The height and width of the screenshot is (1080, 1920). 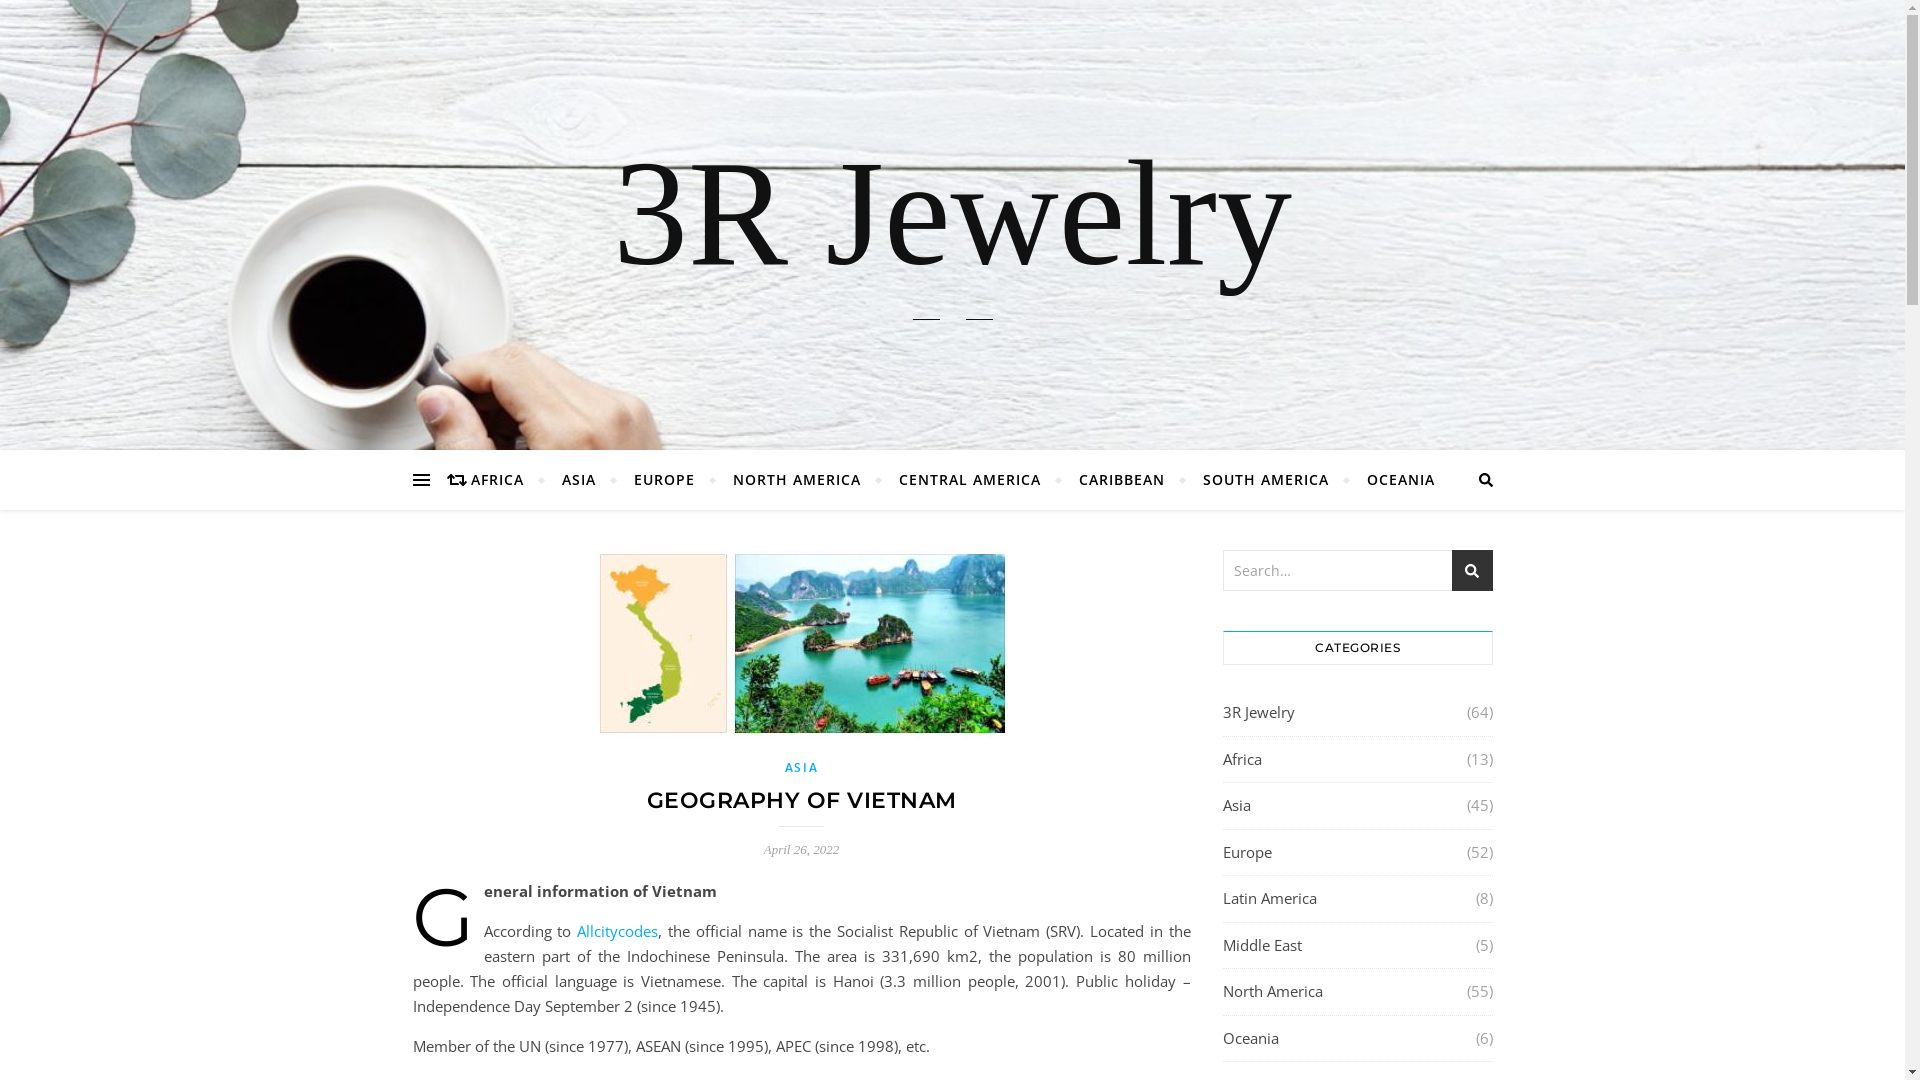 I want to click on 'Allcitycodes', so click(x=616, y=930).